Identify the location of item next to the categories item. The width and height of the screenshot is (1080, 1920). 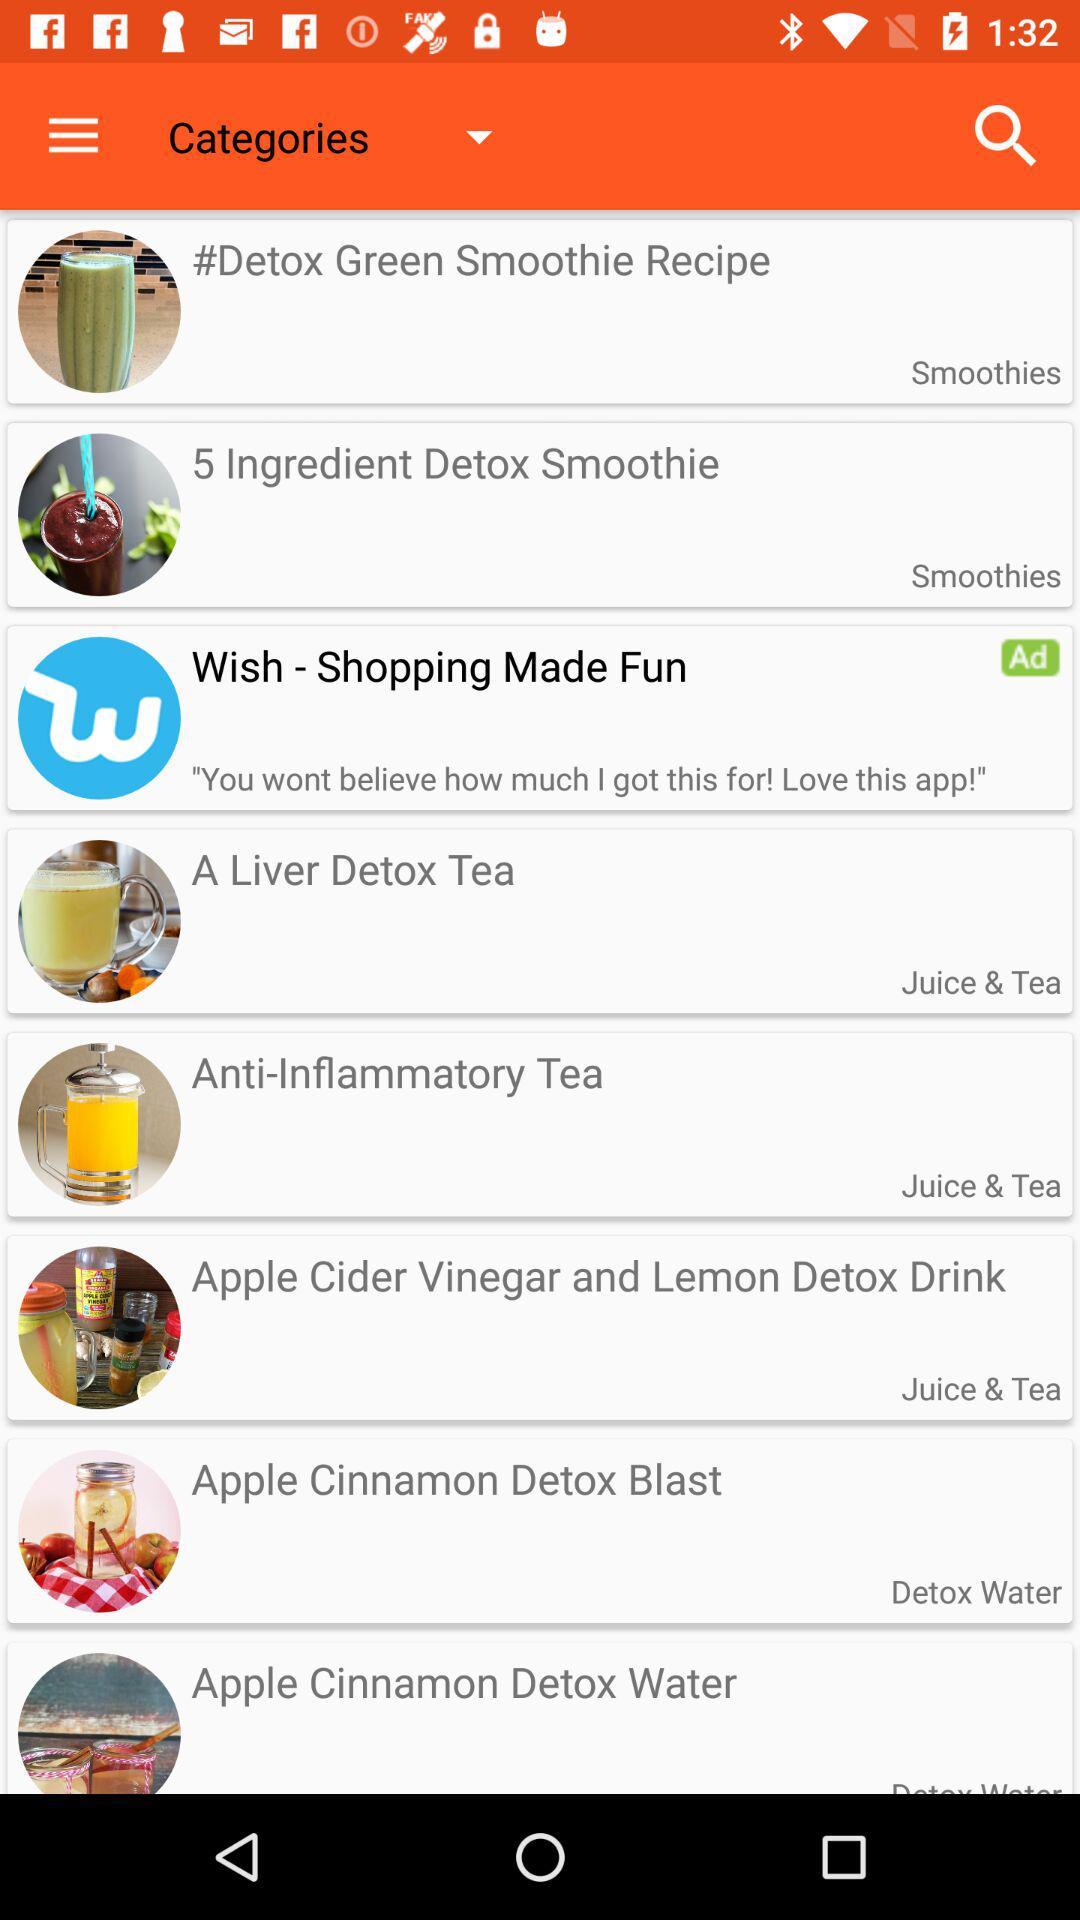
(1006, 135).